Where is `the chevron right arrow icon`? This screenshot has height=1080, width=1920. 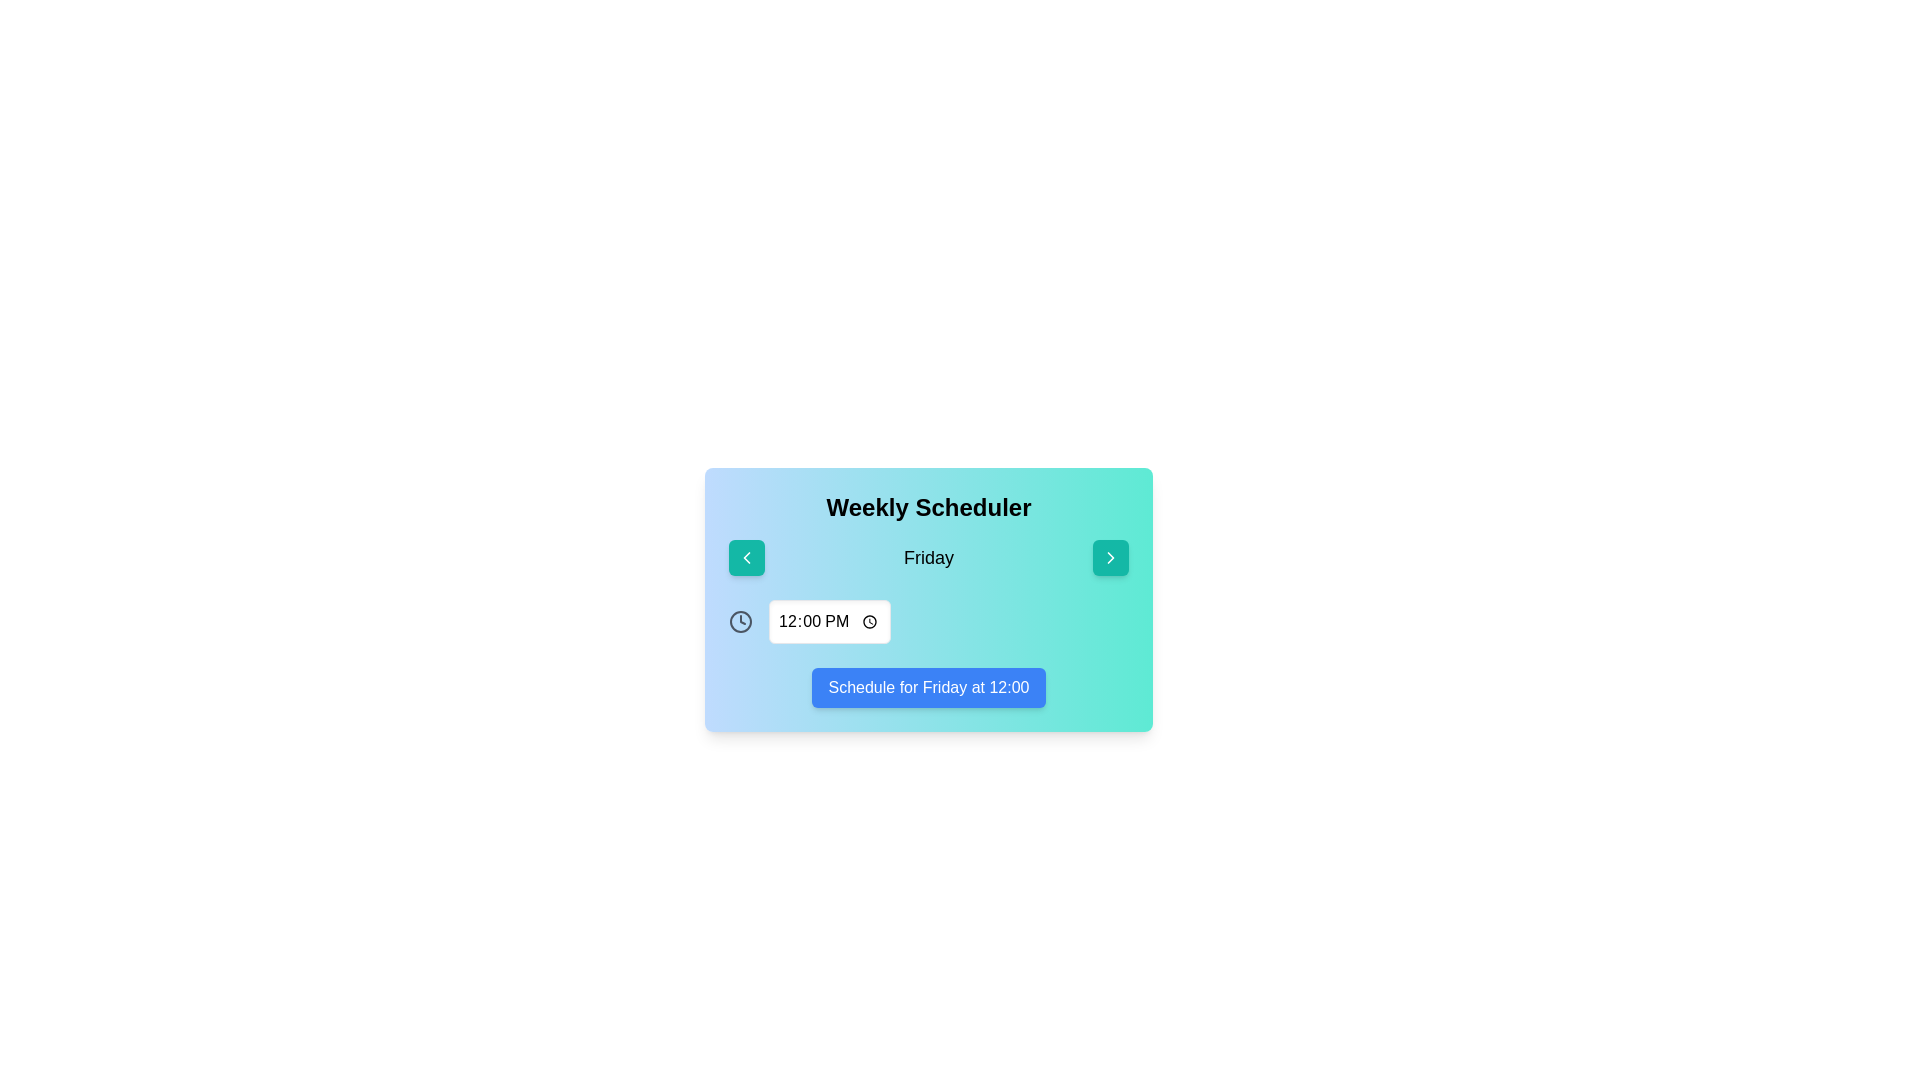
the chevron right arrow icon is located at coordinates (1109, 558).